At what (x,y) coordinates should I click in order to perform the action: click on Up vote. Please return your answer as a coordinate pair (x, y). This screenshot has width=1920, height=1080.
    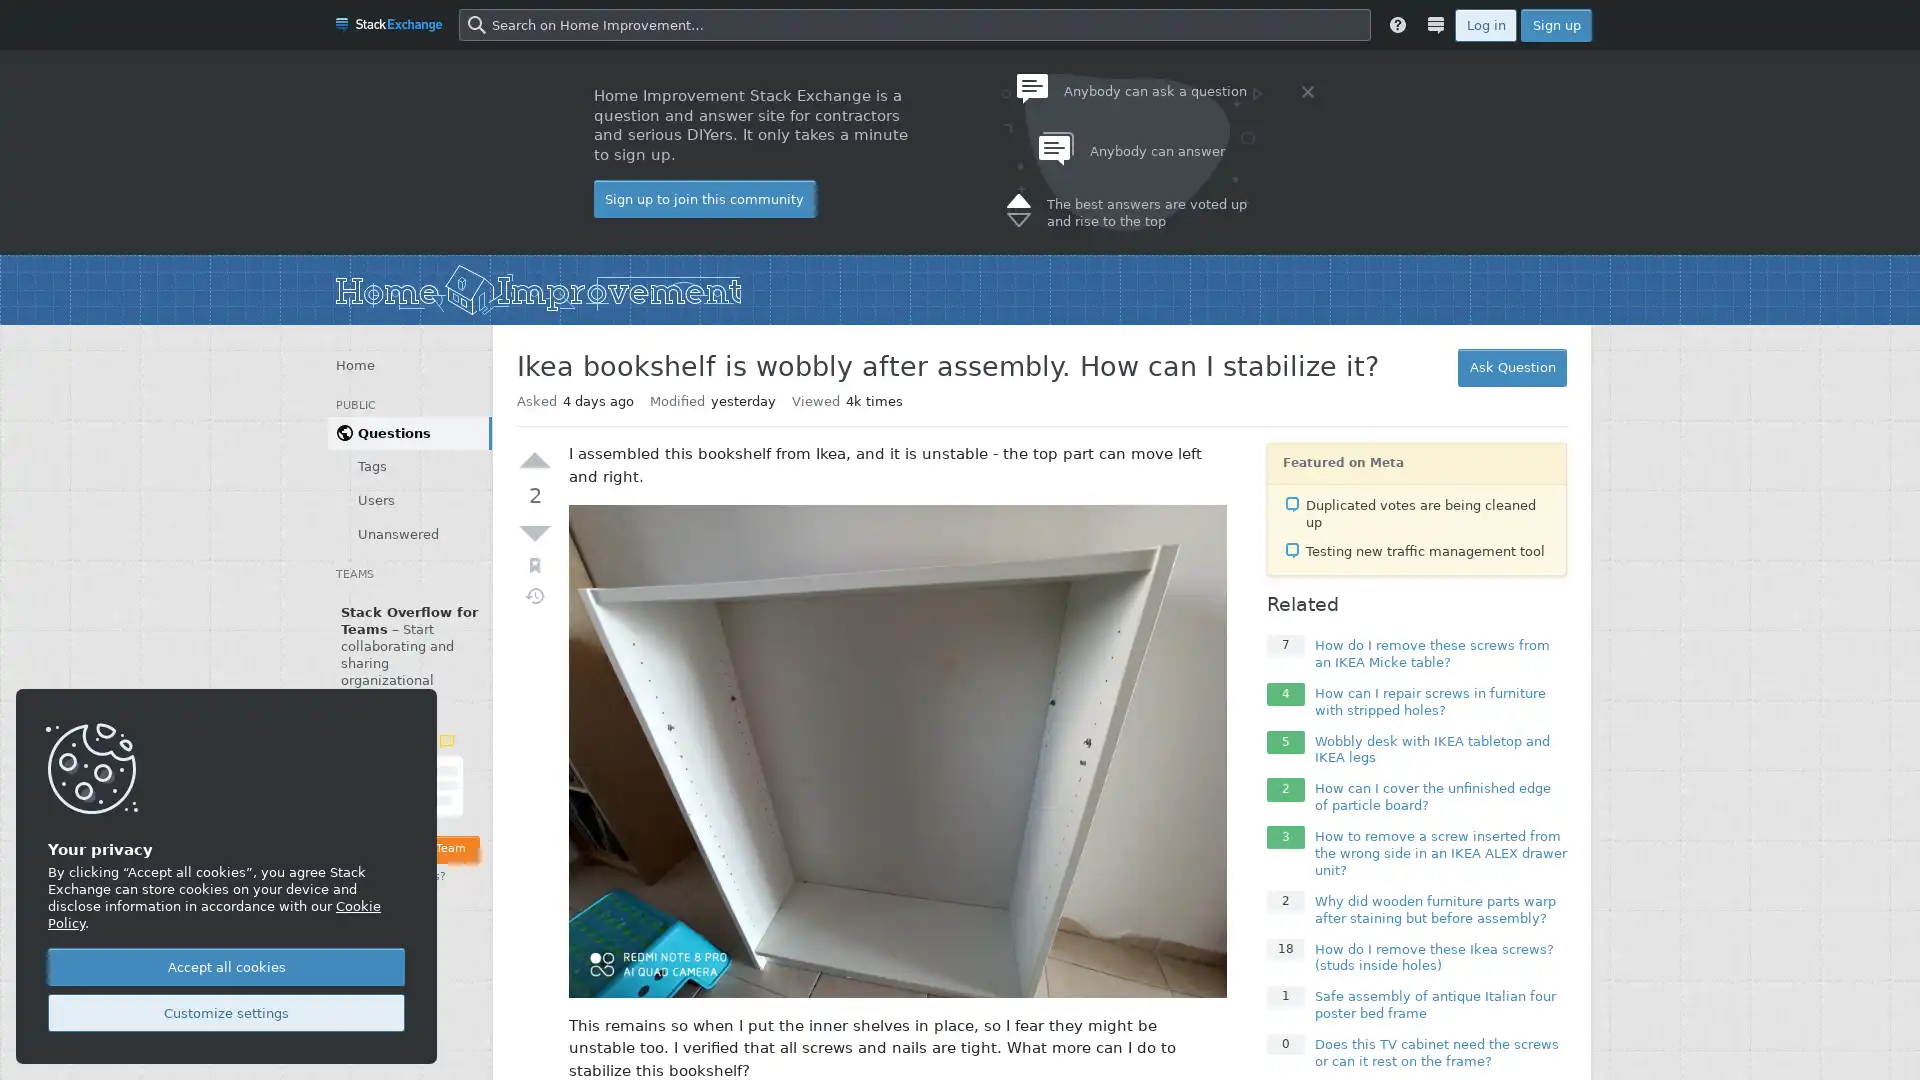
    Looking at the image, I should click on (534, 461).